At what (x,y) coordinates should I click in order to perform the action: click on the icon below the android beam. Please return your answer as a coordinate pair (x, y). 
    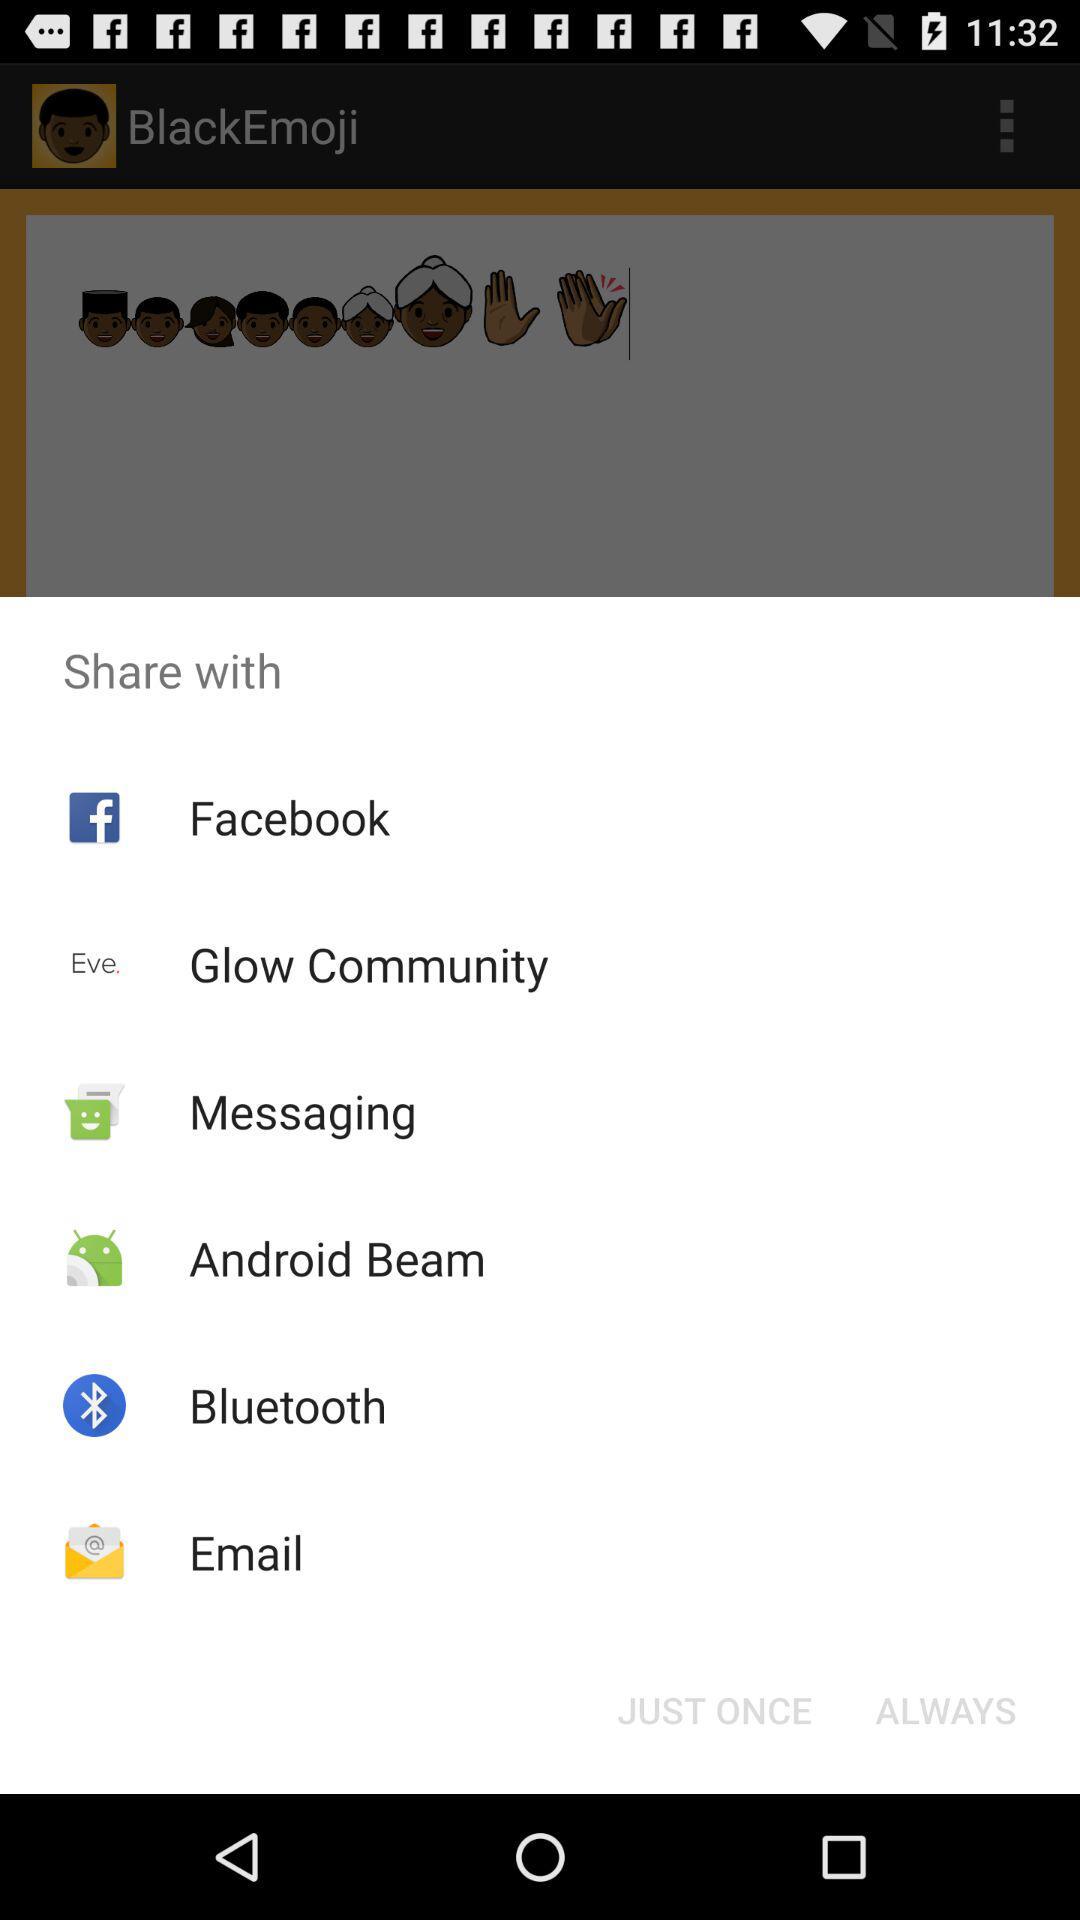
    Looking at the image, I should click on (288, 1404).